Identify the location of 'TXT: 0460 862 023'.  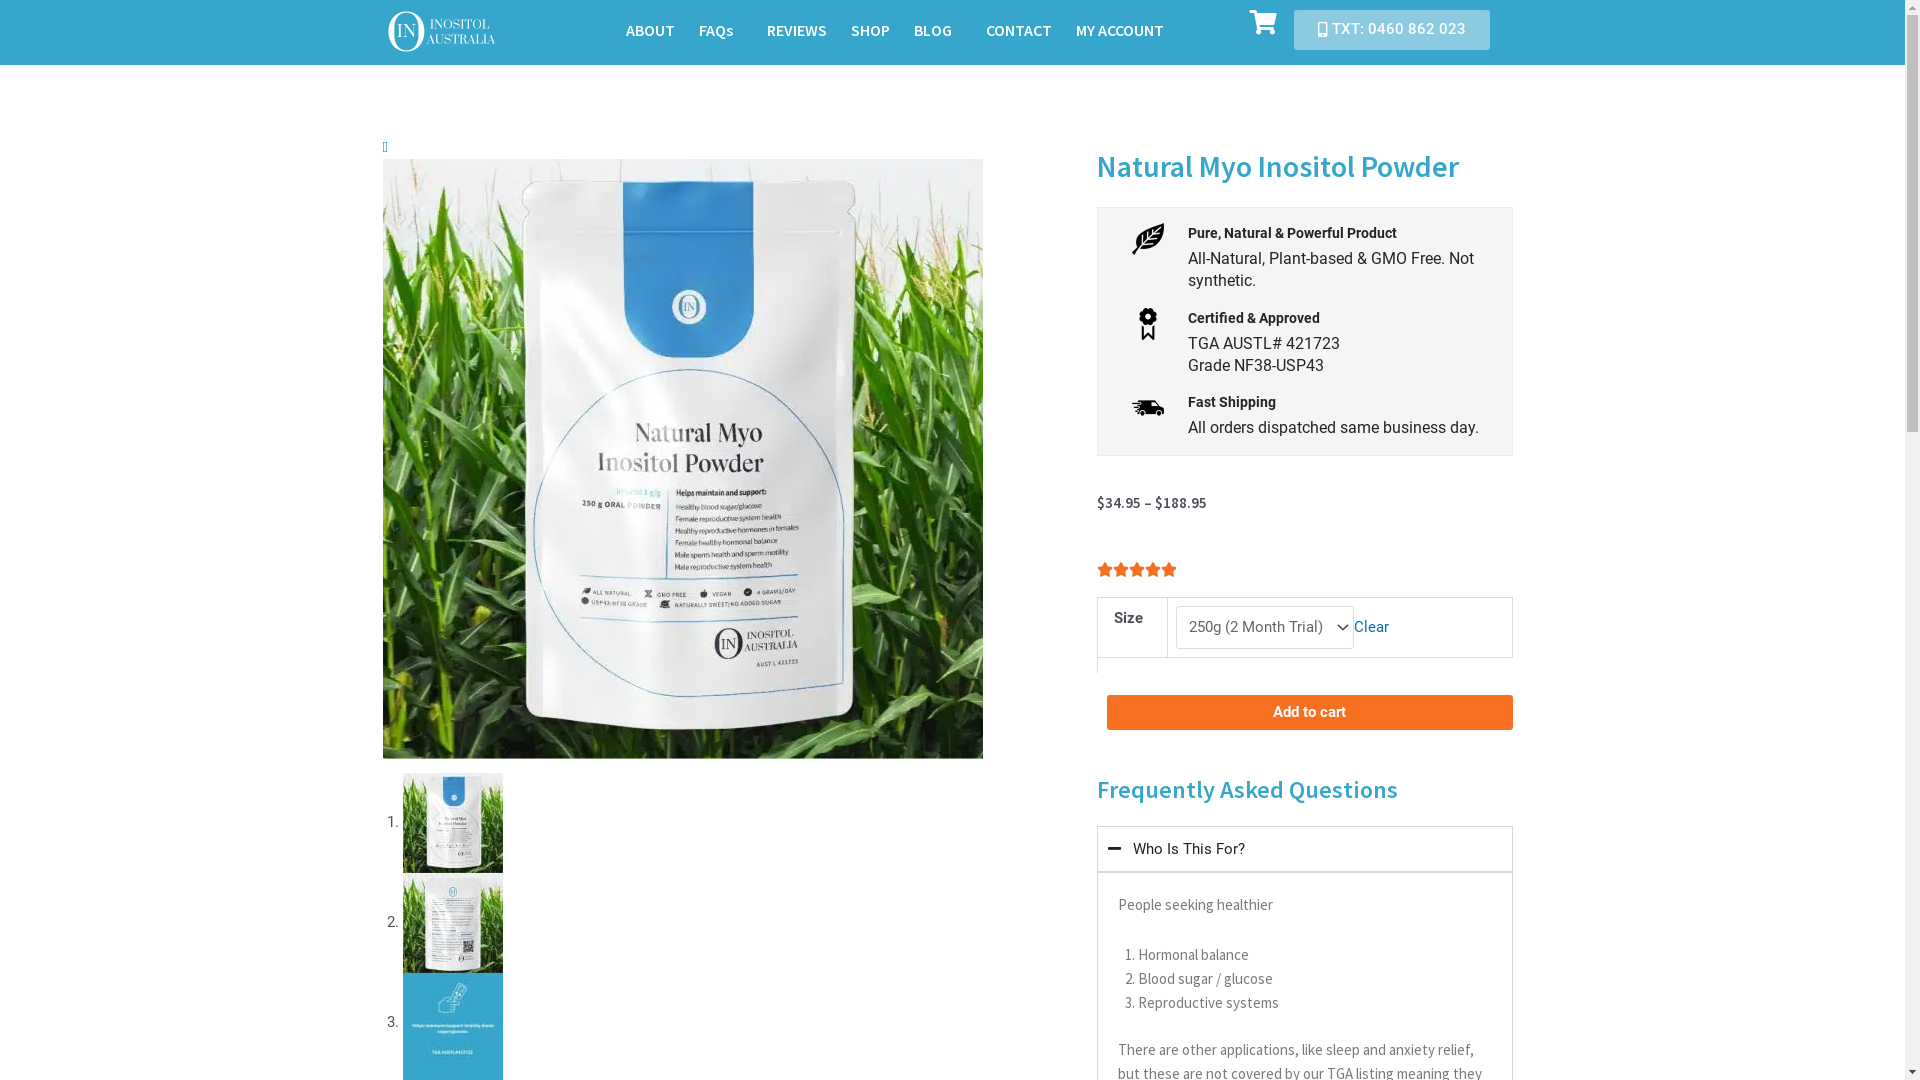
(1294, 30).